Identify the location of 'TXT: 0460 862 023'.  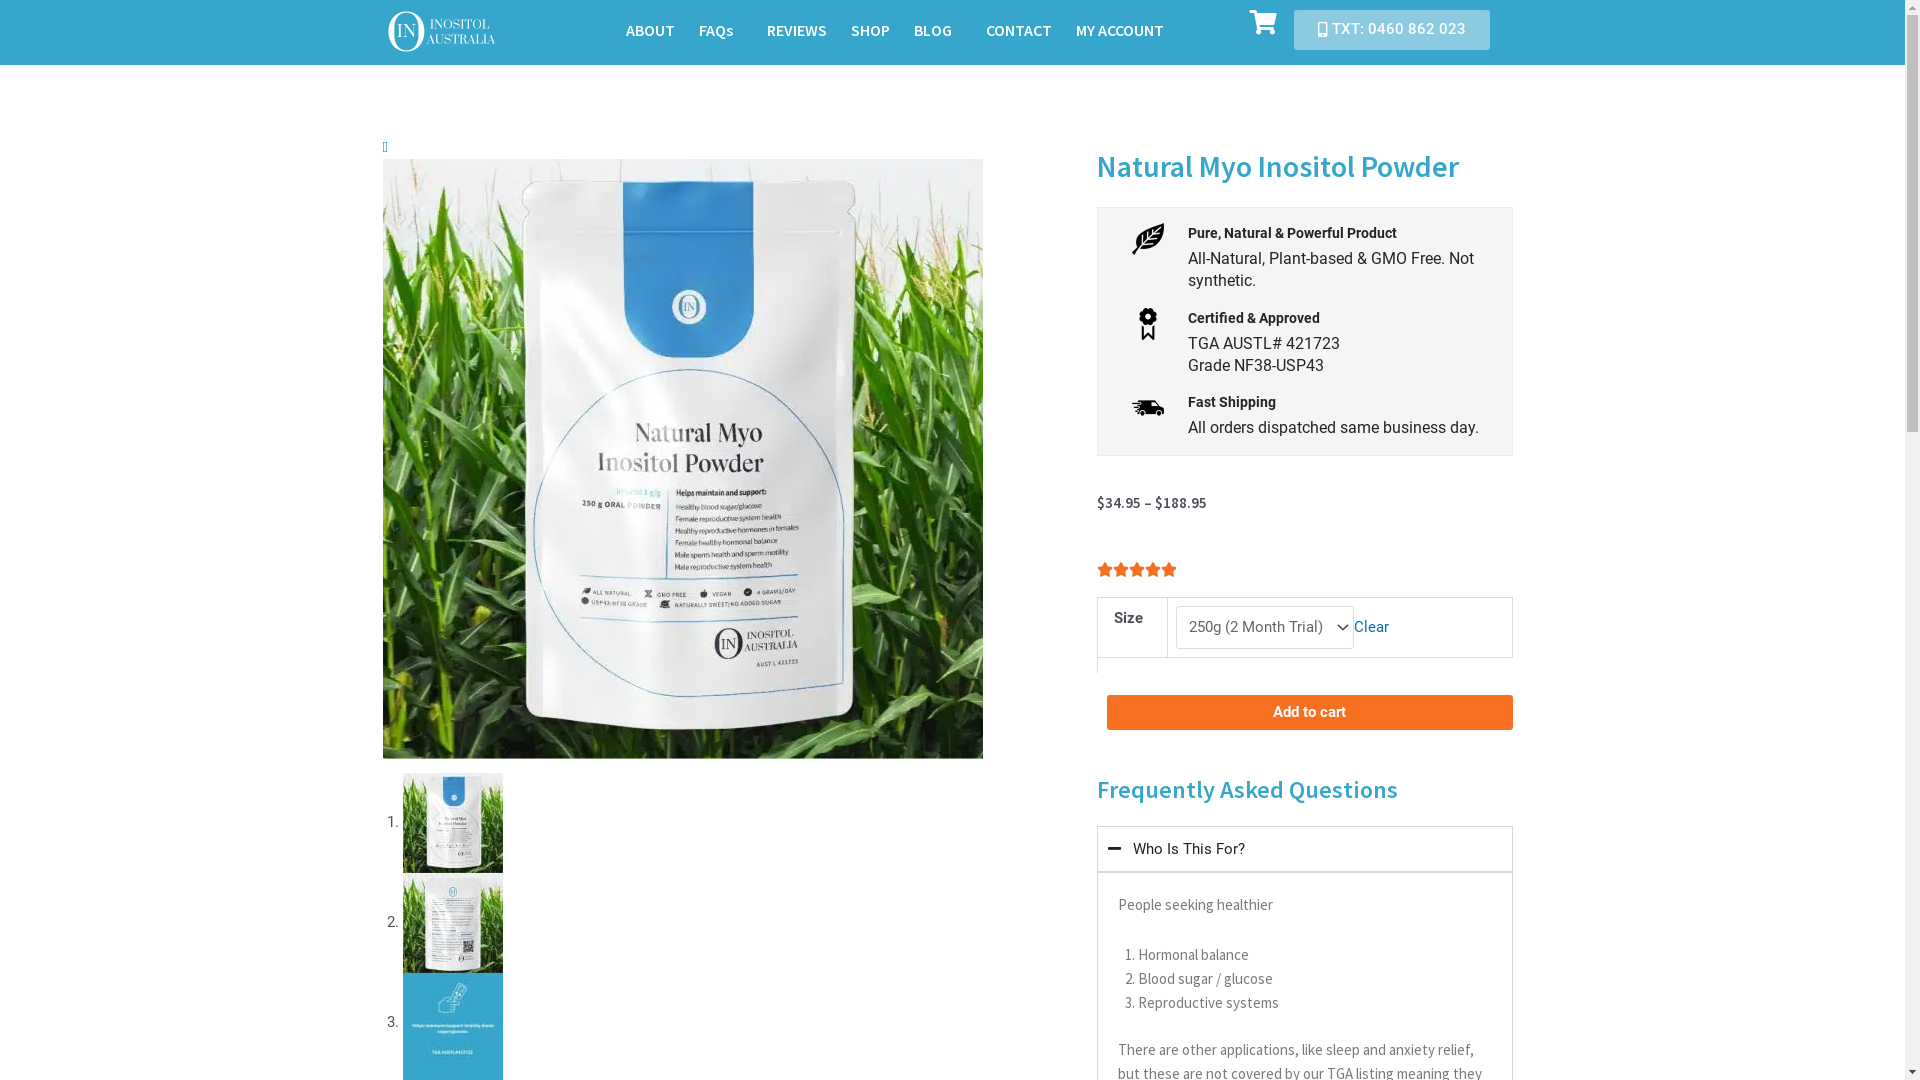
(1294, 30).